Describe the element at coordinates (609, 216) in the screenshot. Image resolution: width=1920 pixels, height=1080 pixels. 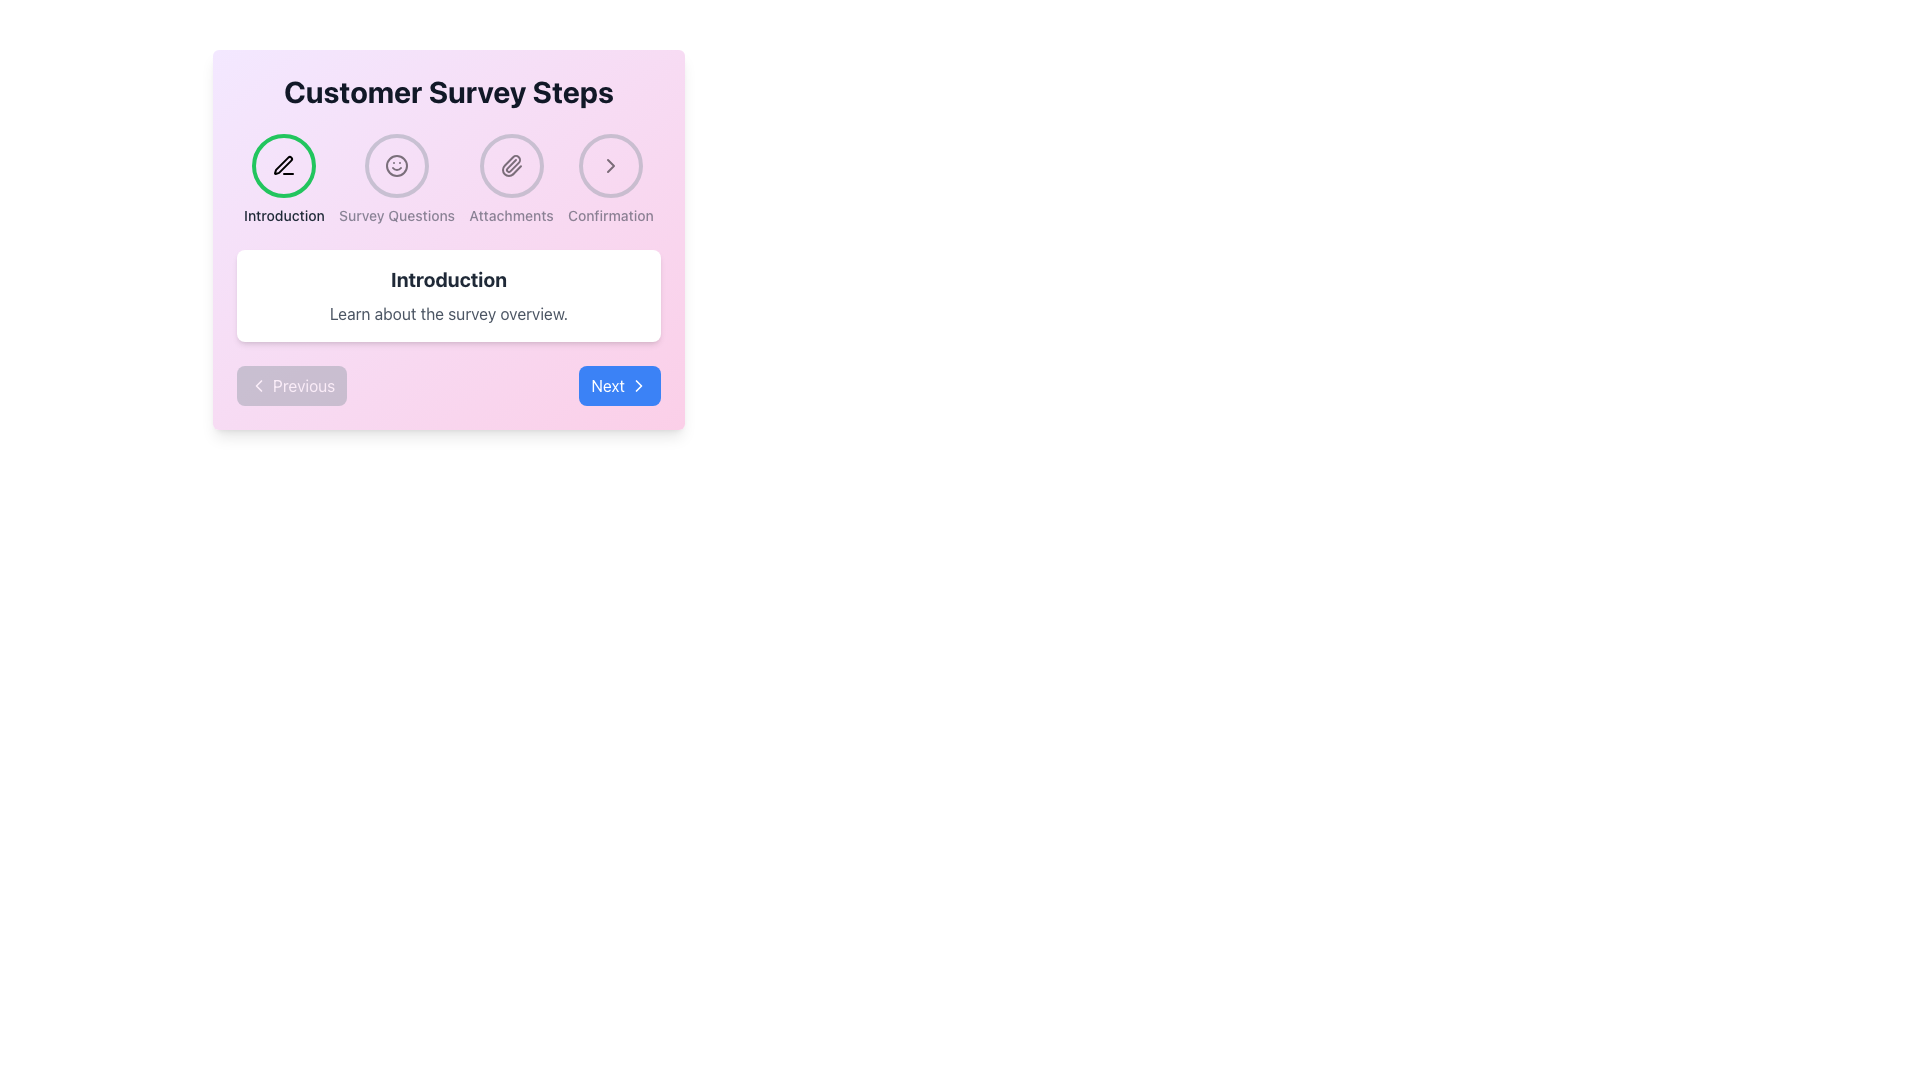
I see `the 'Confirmation' text label, which is a small, dark gray label positioned at the bottom of a navigation component, located in the top-right section of the page` at that location.